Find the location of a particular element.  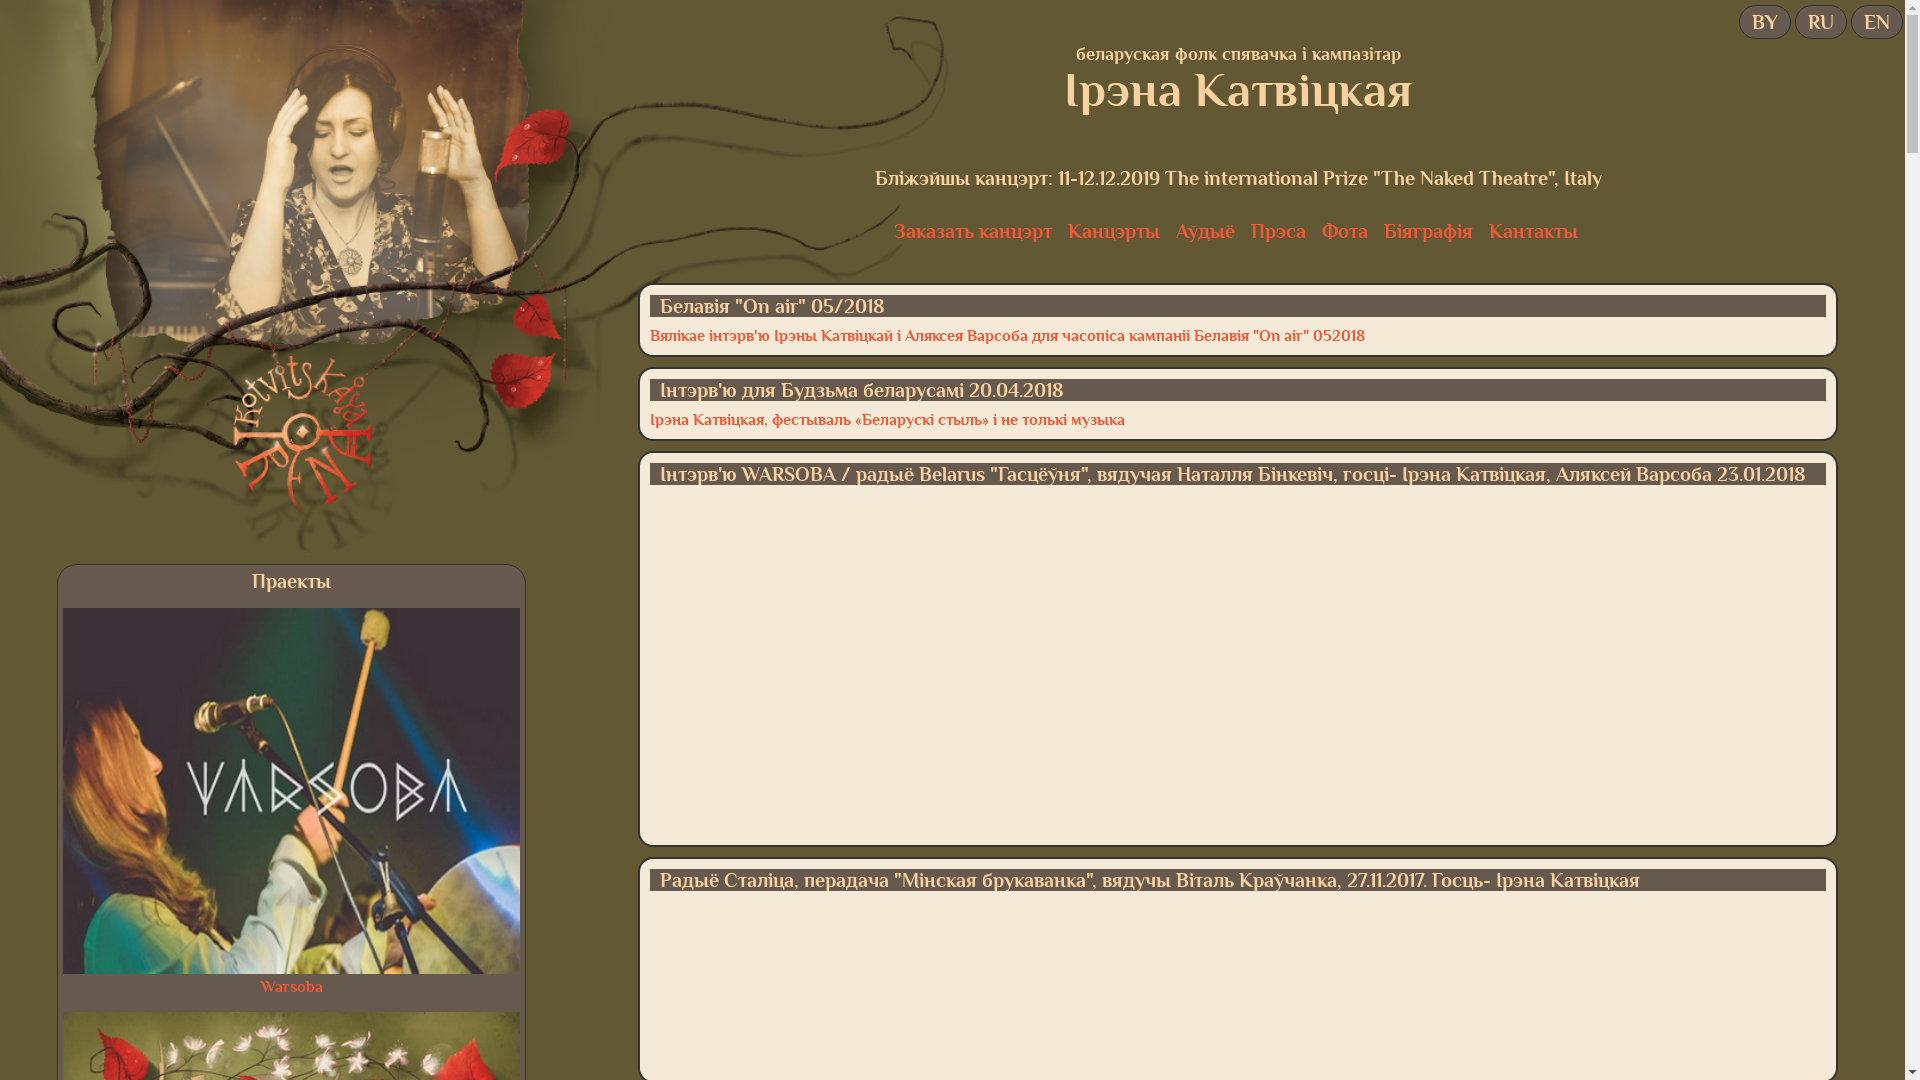

'Warsoba' is located at coordinates (259, 986).